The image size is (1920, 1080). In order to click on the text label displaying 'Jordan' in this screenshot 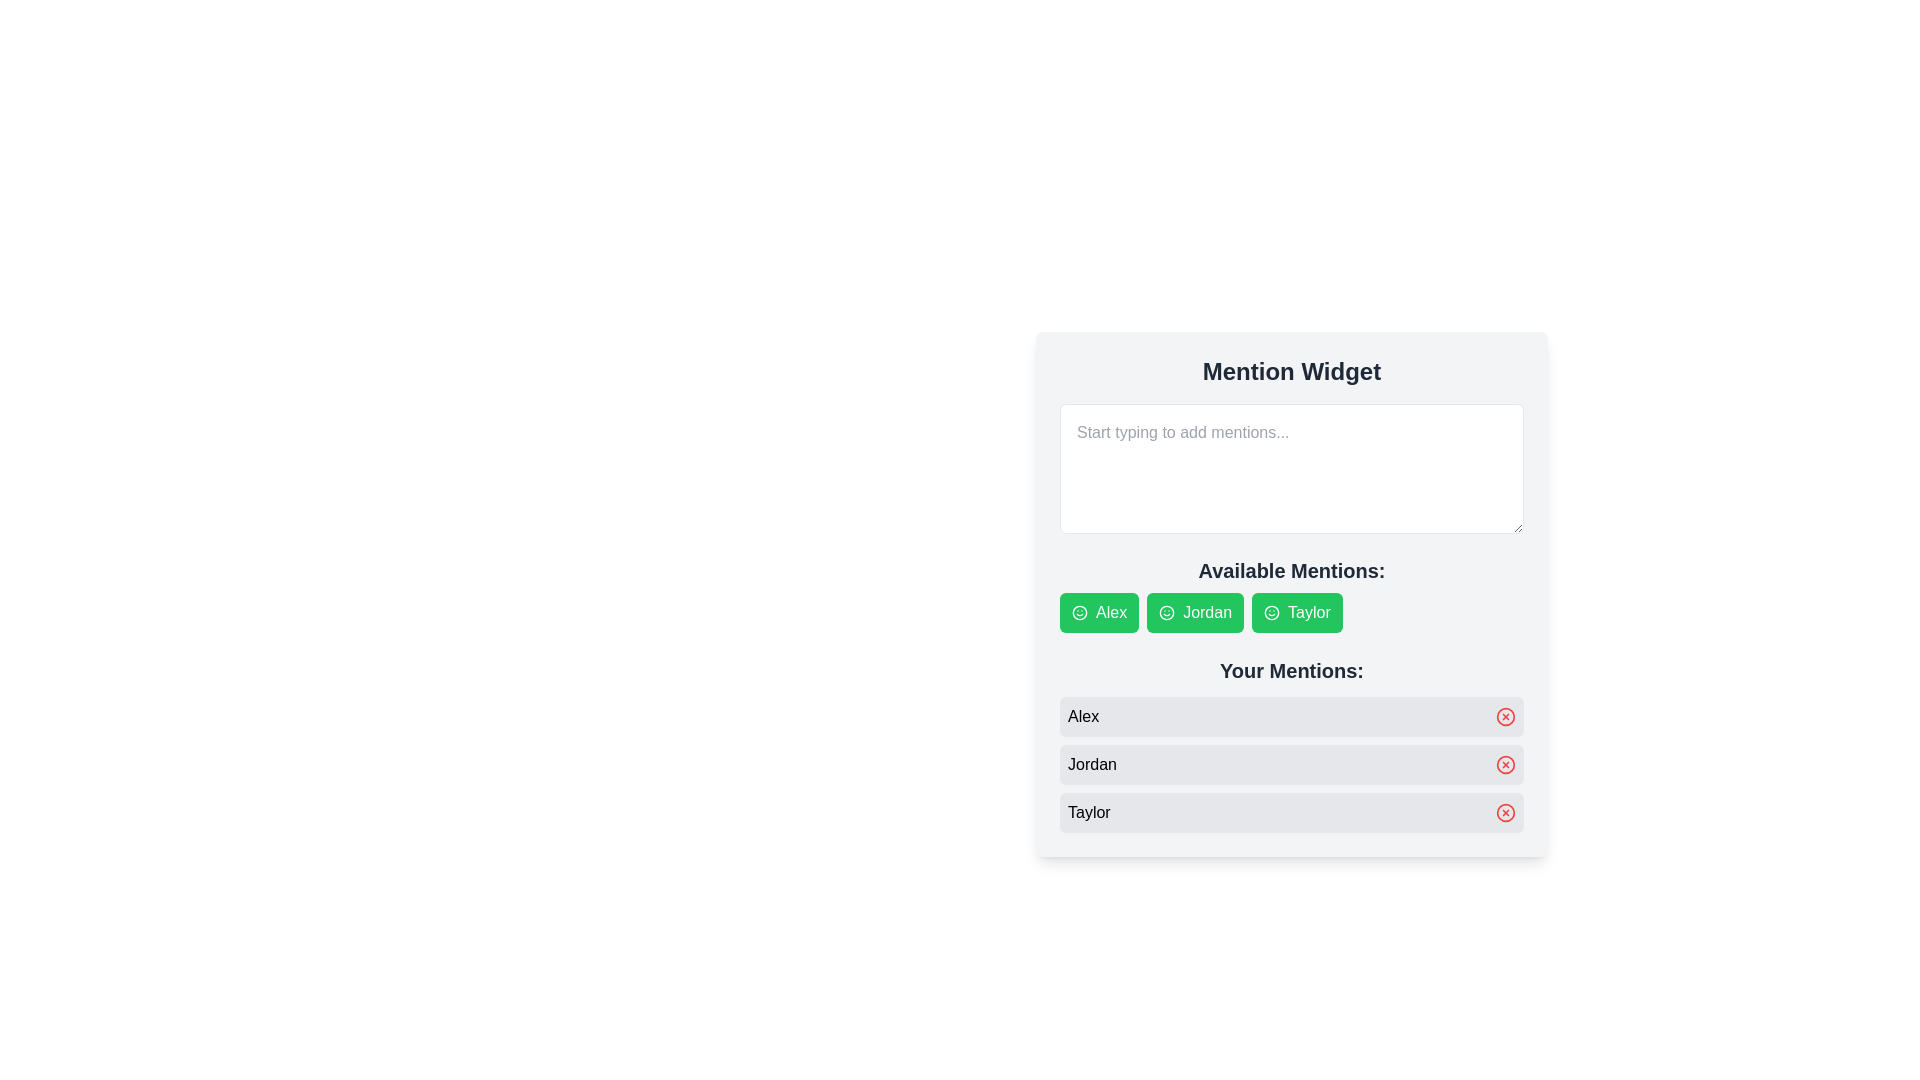, I will do `click(1091, 764)`.